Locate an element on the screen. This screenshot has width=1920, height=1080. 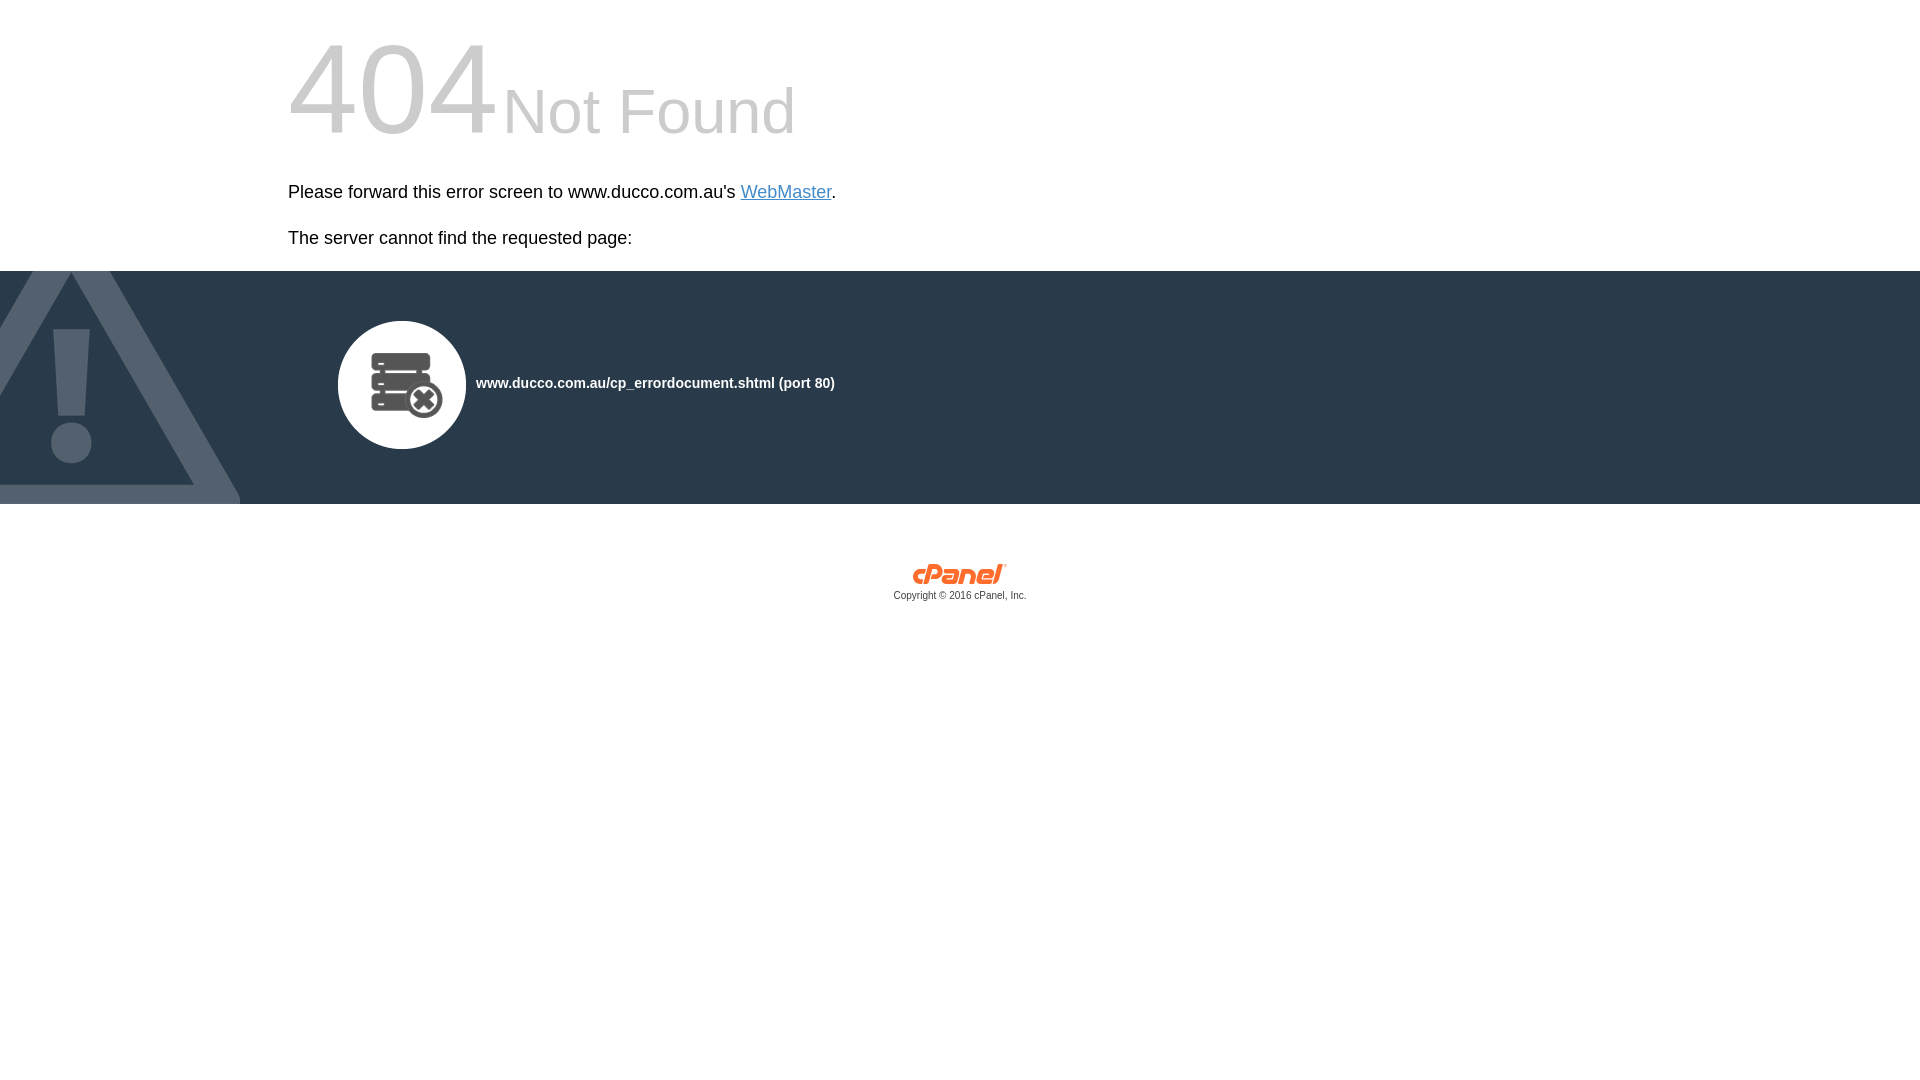
'WebMaster' is located at coordinates (785, 192).